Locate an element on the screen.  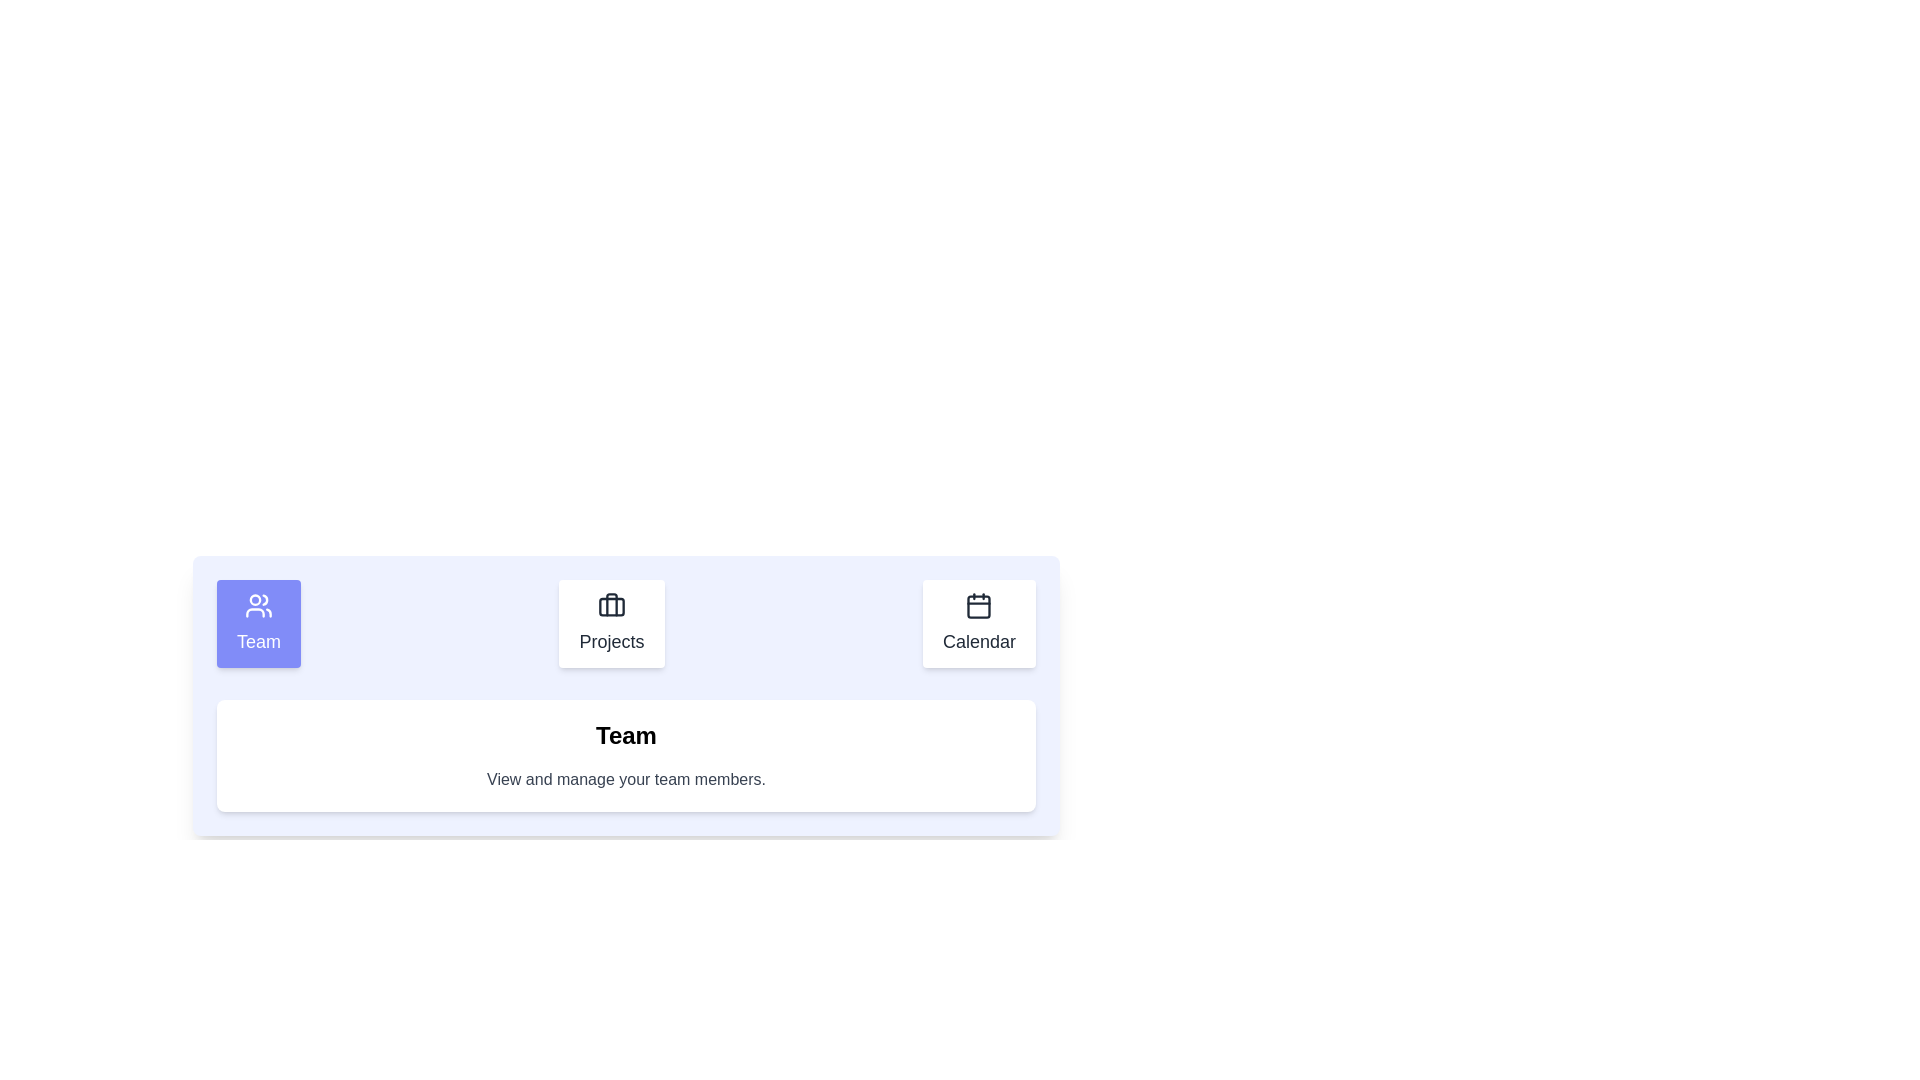
the Calendar tab to switch to its view is located at coordinates (979, 623).